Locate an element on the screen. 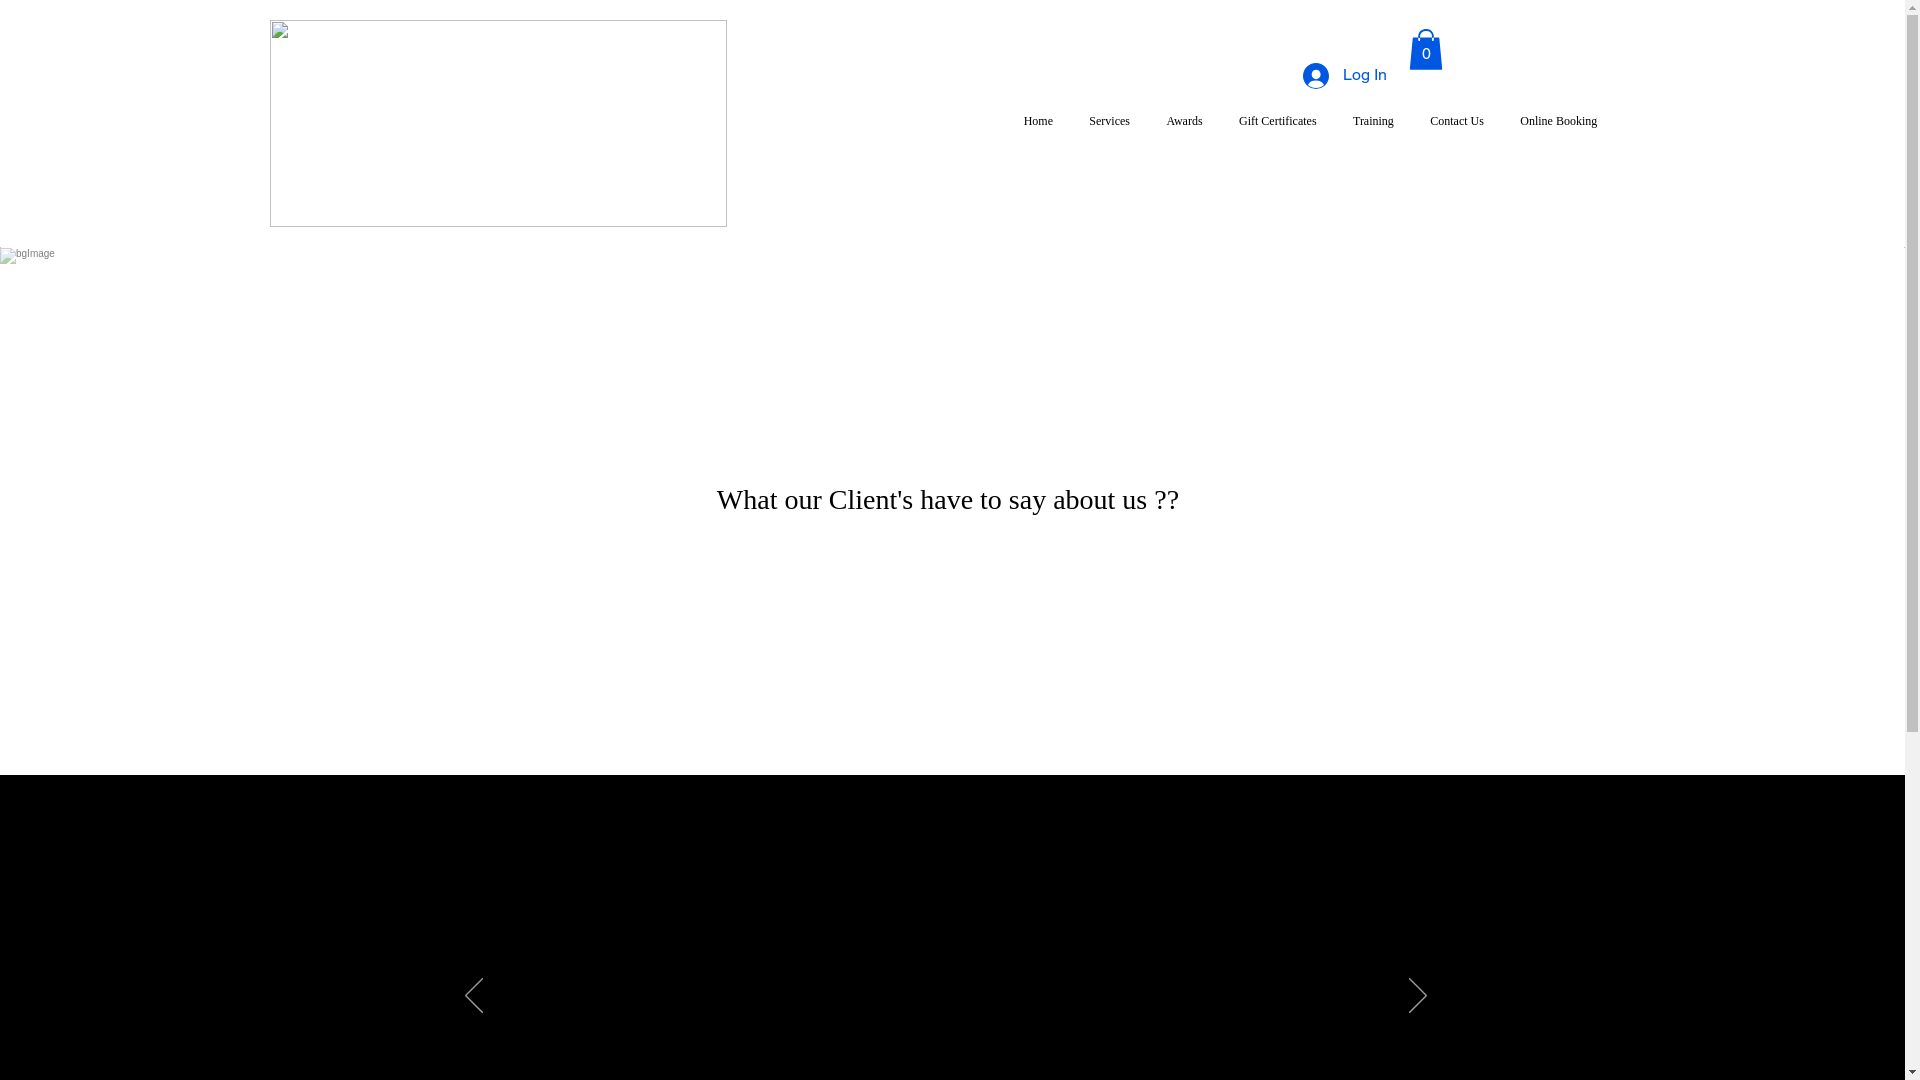  'Home' is located at coordinates (1006, 120).